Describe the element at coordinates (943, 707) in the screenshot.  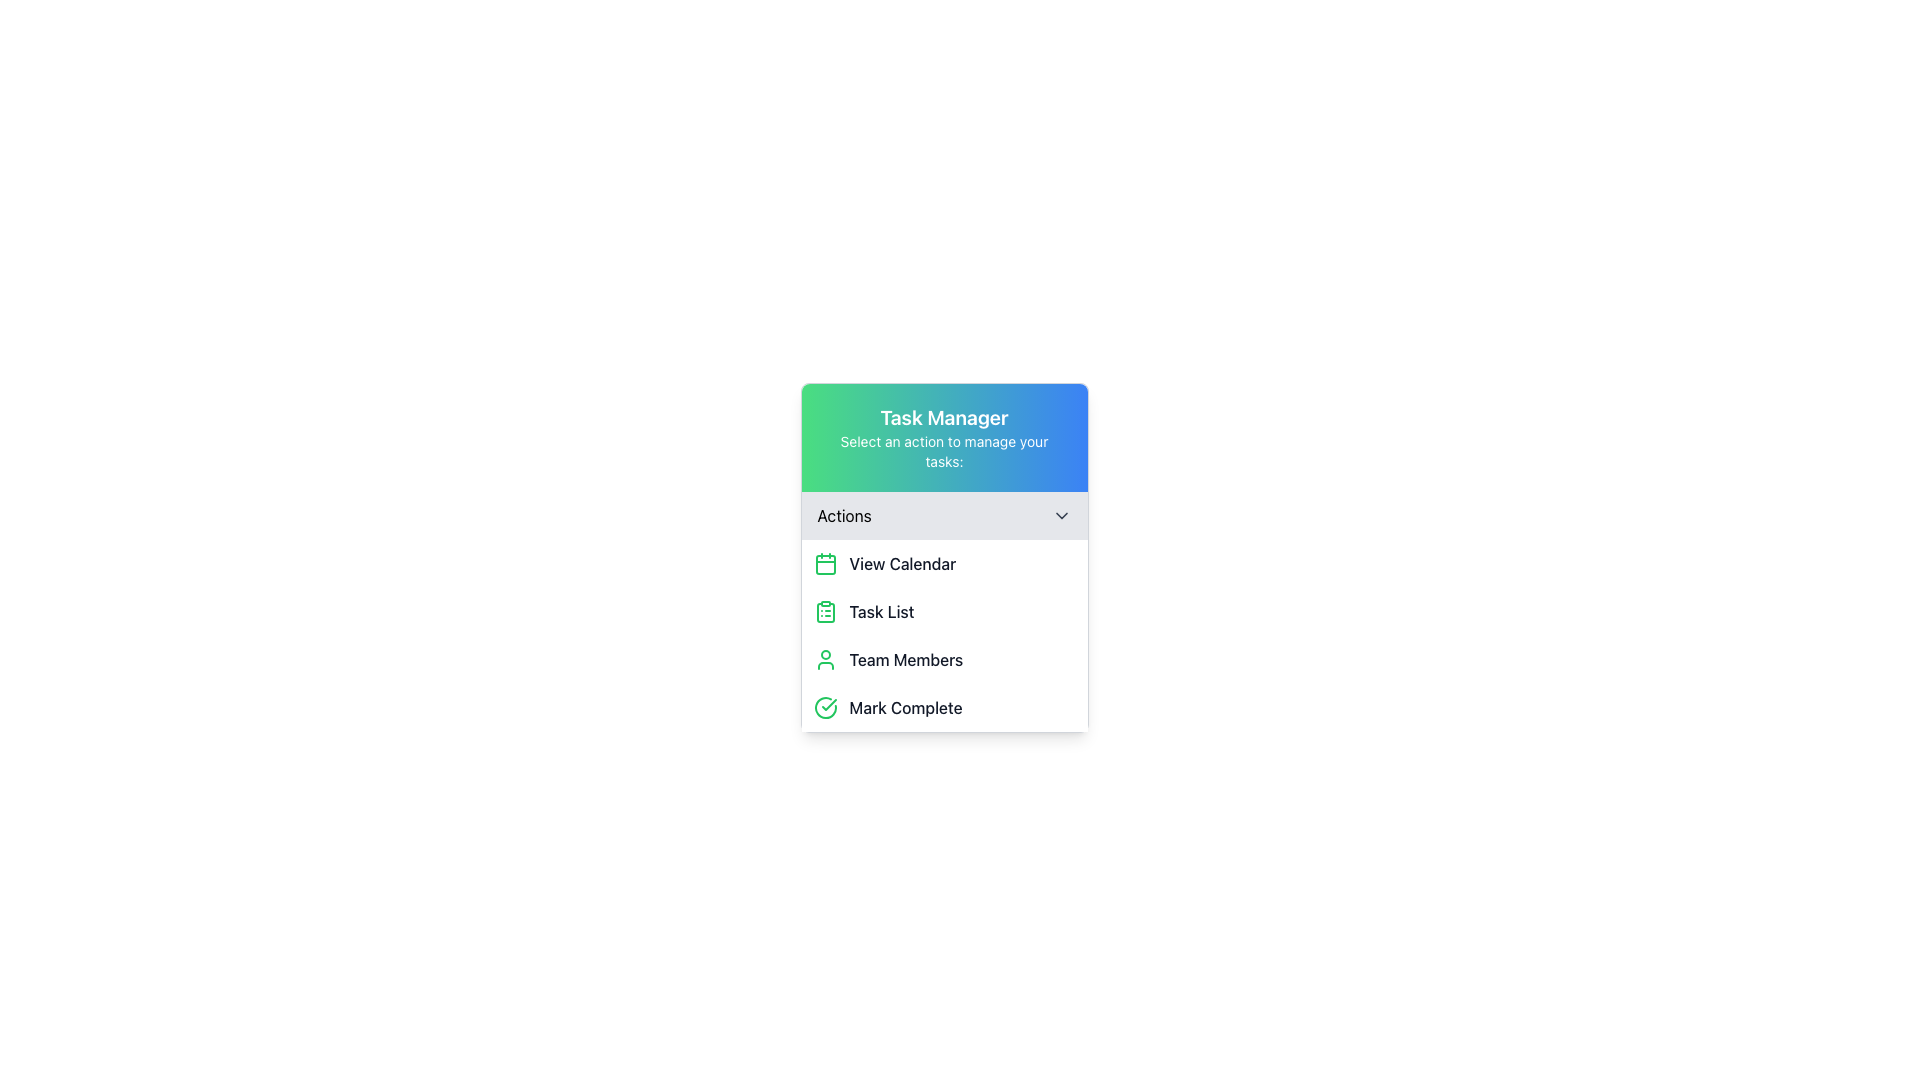
I see `the completion button located at the bottom of the actions dropdown menu` at that location.